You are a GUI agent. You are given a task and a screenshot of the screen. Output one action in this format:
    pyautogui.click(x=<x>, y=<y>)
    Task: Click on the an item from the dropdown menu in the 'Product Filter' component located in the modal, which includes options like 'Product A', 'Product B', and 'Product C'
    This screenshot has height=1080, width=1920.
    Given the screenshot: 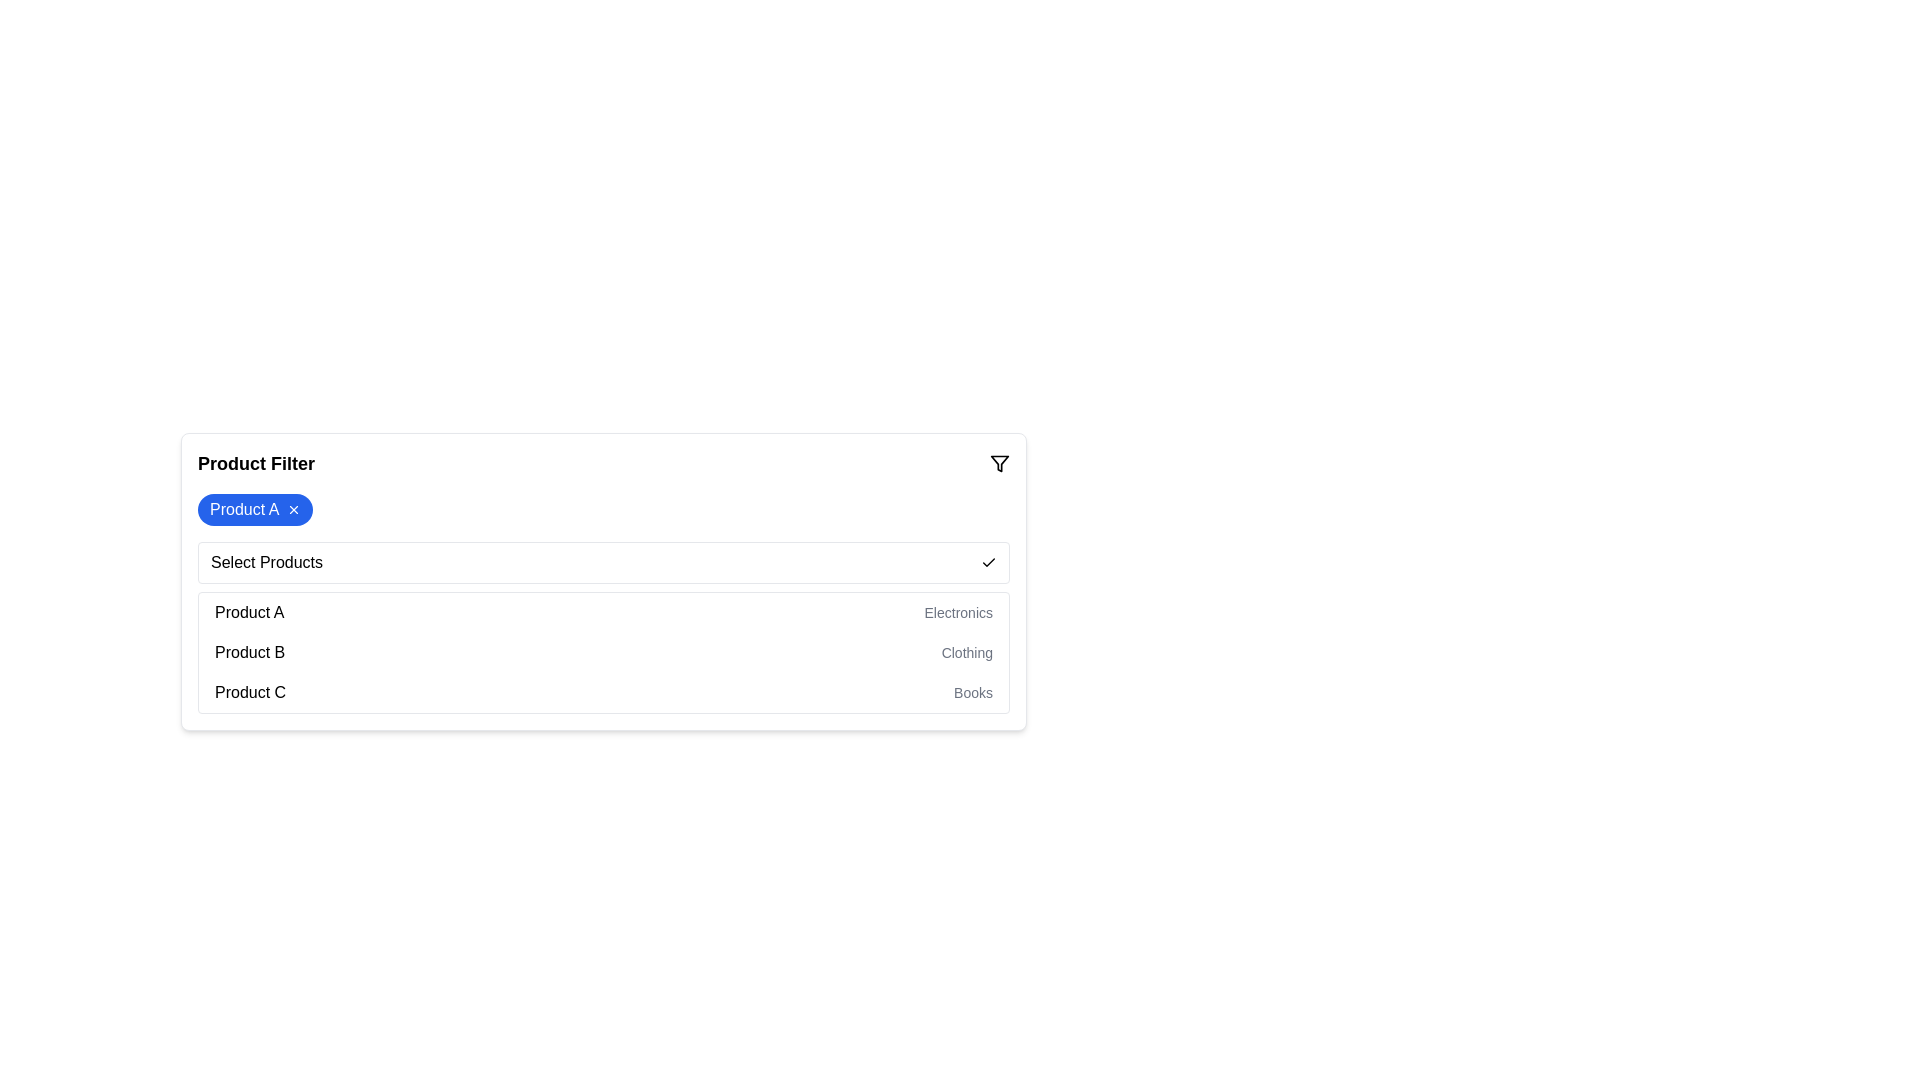 What is the action you would take?
    pyautogui.click(x=603, y=582)
    